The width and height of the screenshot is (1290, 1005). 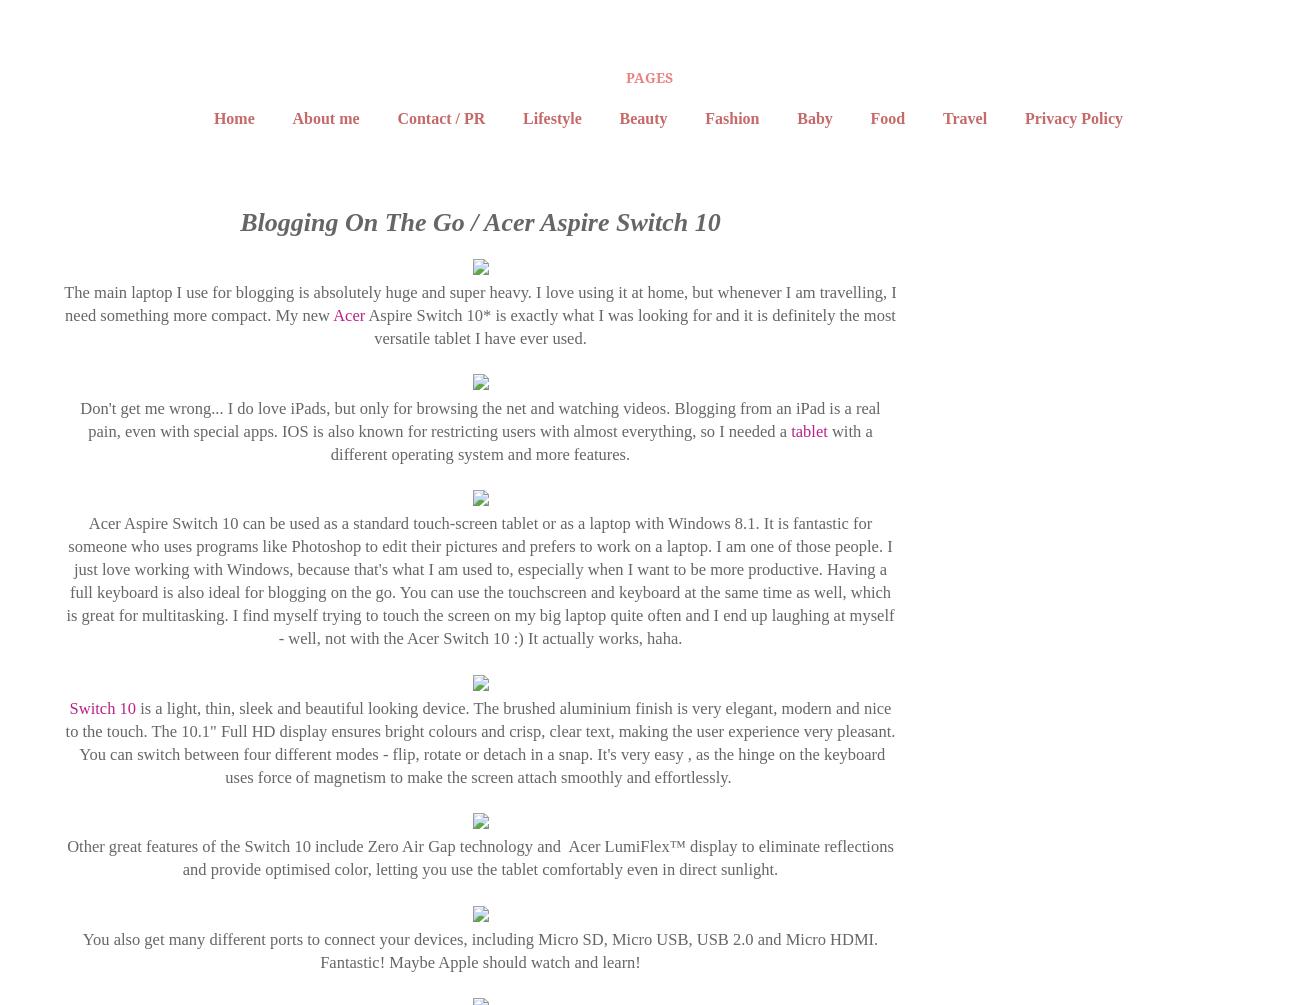 I want to click on 'Switch 10', so click(x=101, y=707).